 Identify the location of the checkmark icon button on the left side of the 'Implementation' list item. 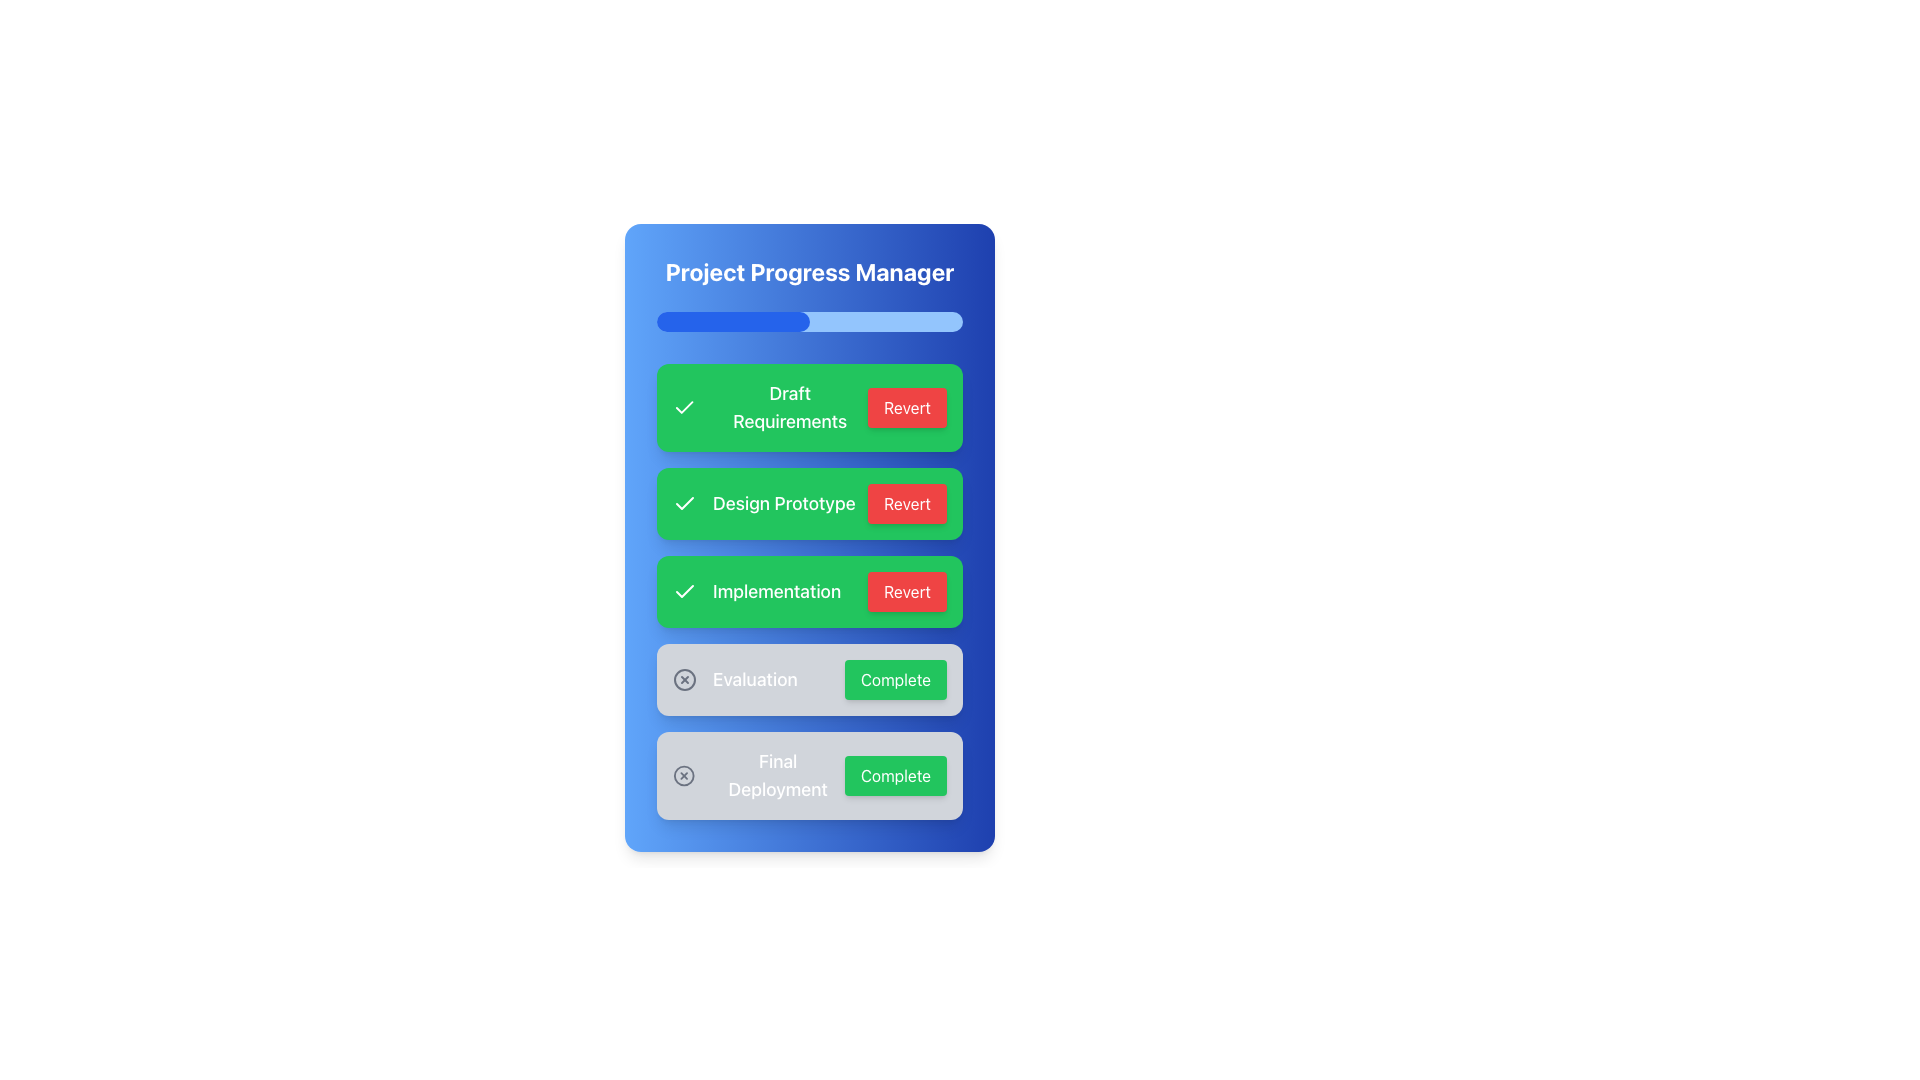
(685, 590).